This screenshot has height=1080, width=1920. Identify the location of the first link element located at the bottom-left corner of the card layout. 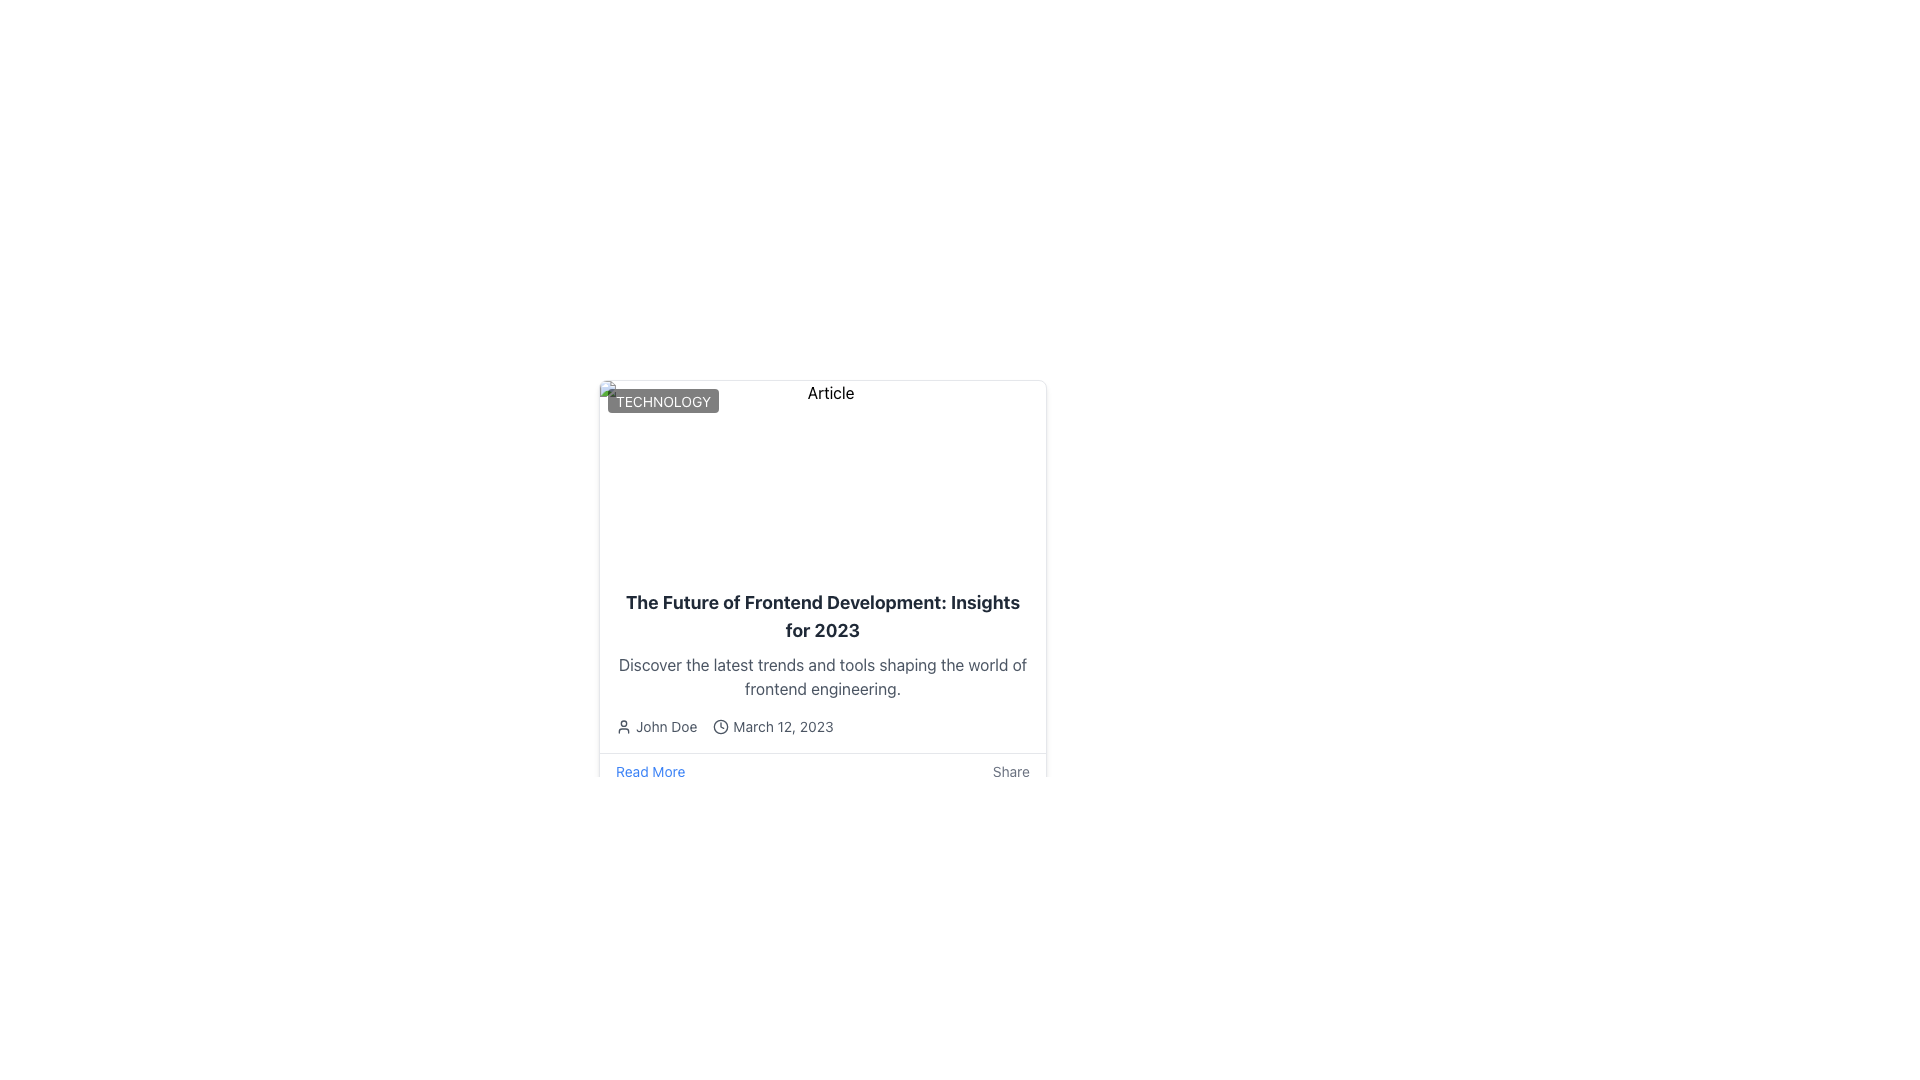
(650, 770).